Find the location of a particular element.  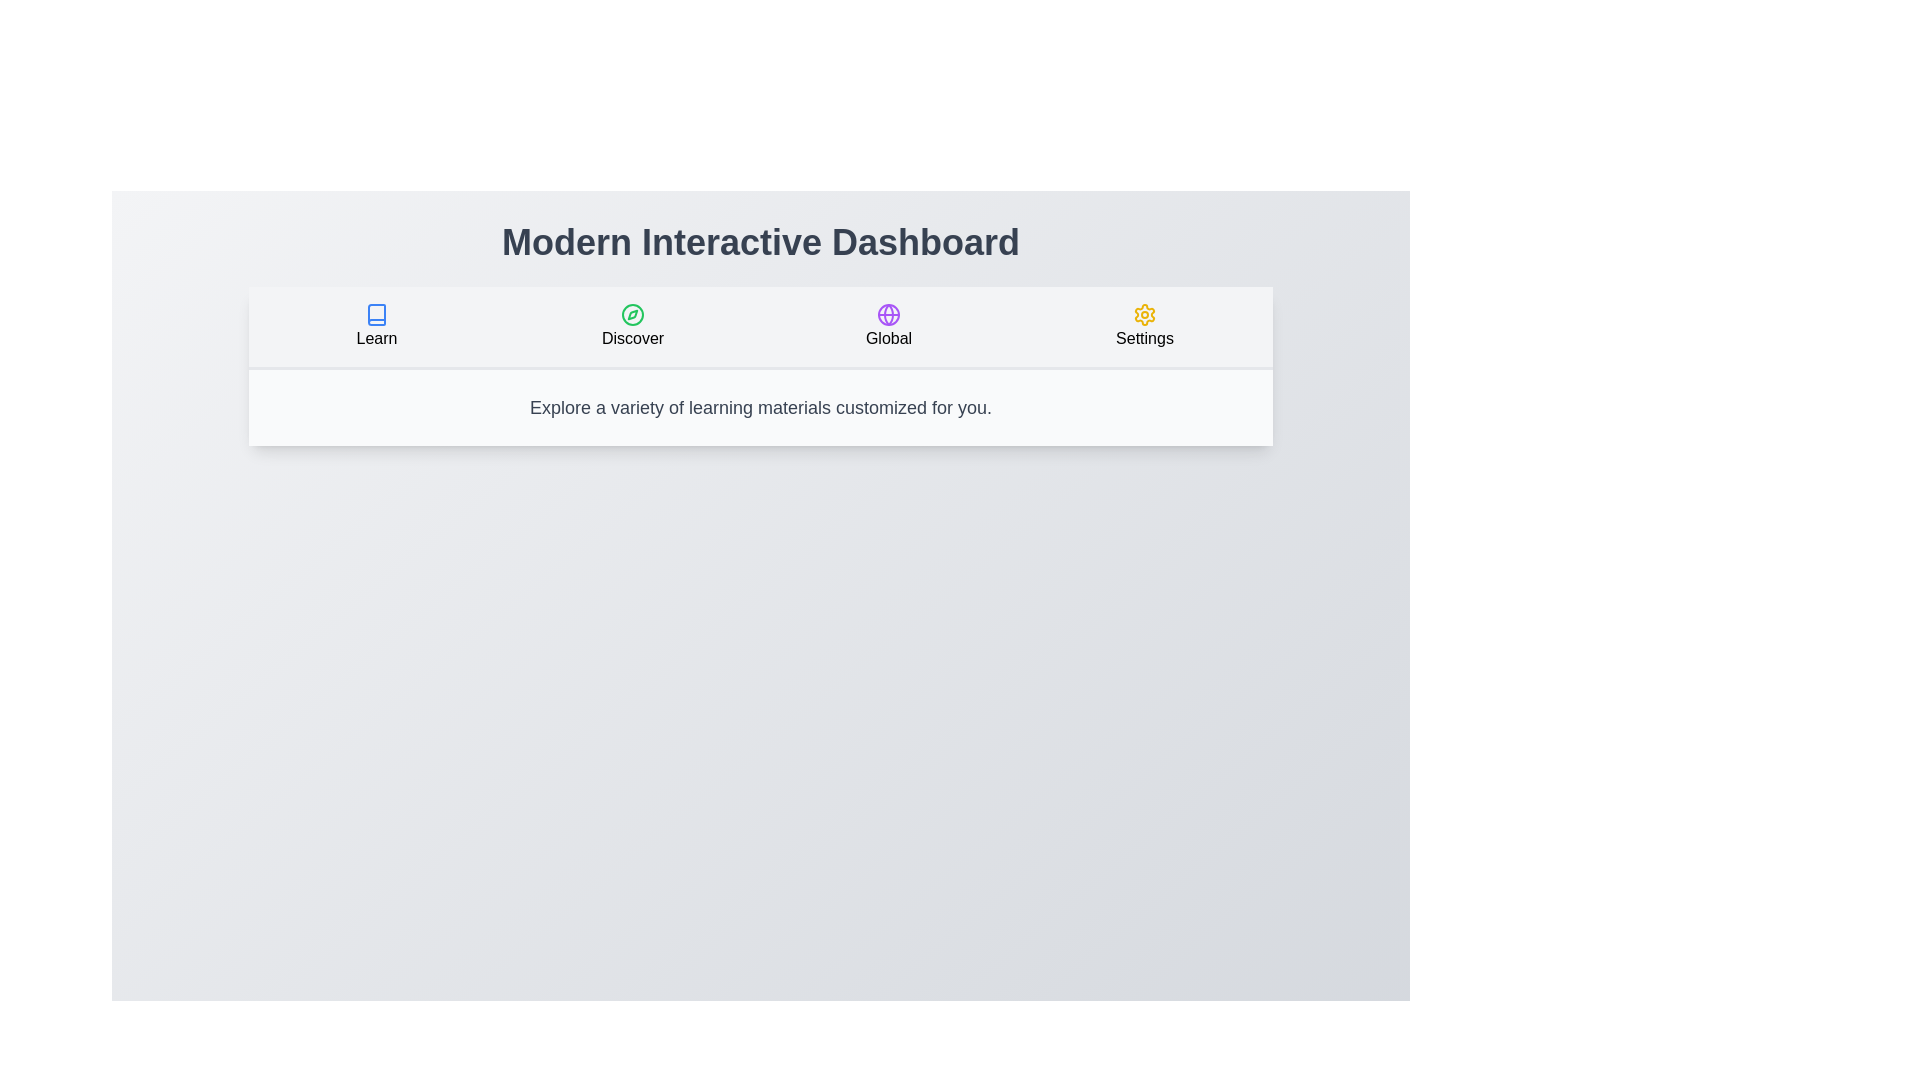

the 'Learn' button, which features a blue book icon and is located on the leftmost side of the navigation bar is located at coordinates (377, 326).